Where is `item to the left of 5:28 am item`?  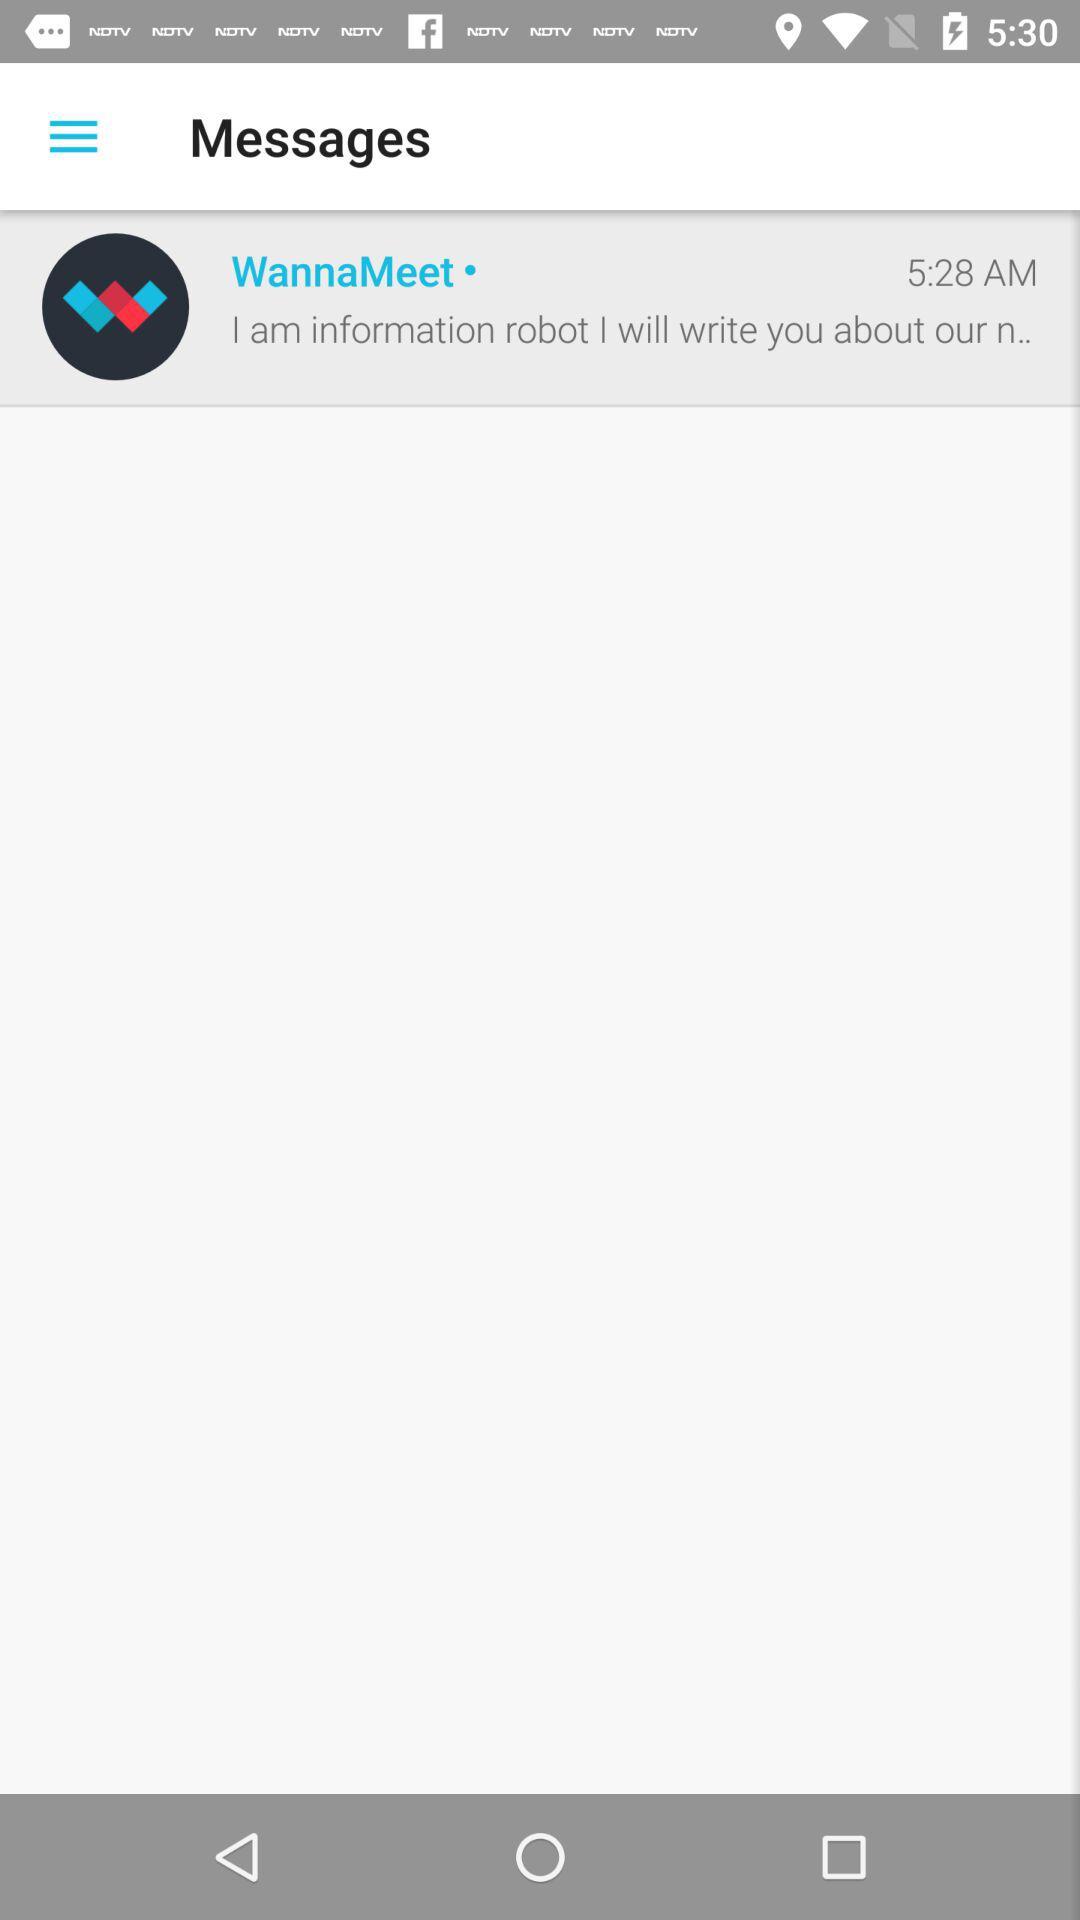 item to the left of 5:28 am item is located at coordinates (547, 268).